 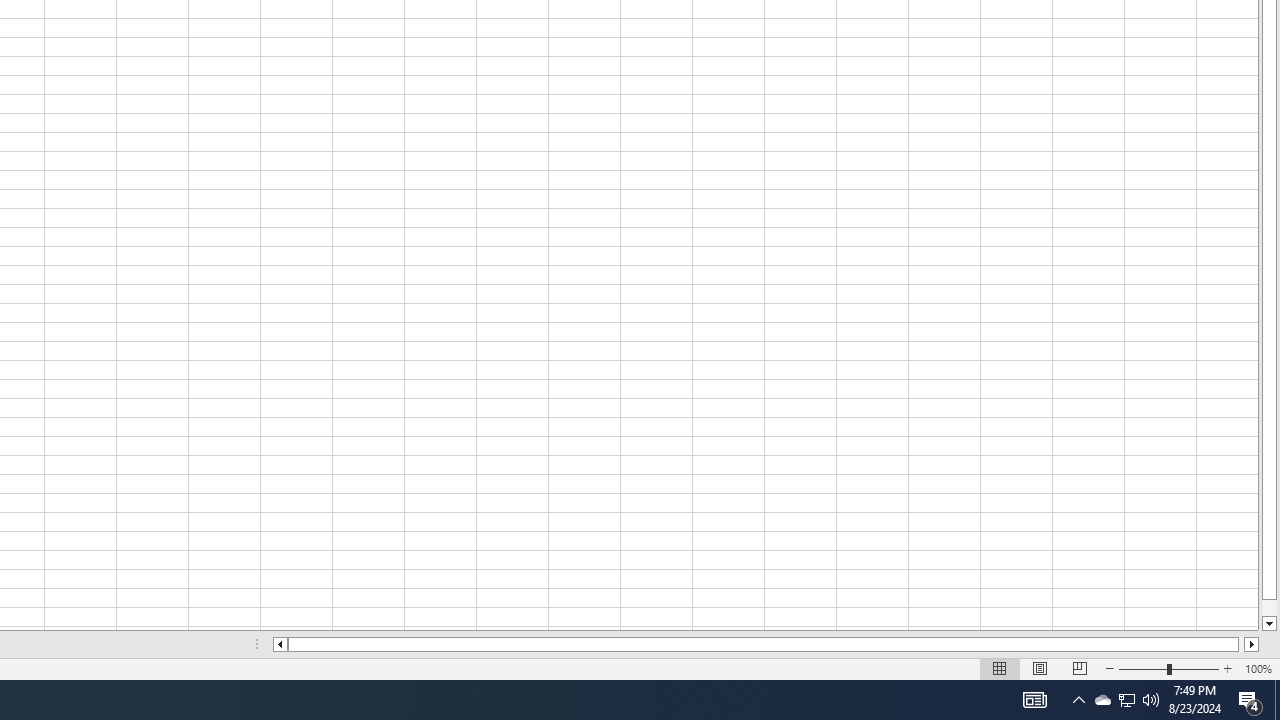 I want to click on 'Page Break Preview', so click(x=1078, y=669).